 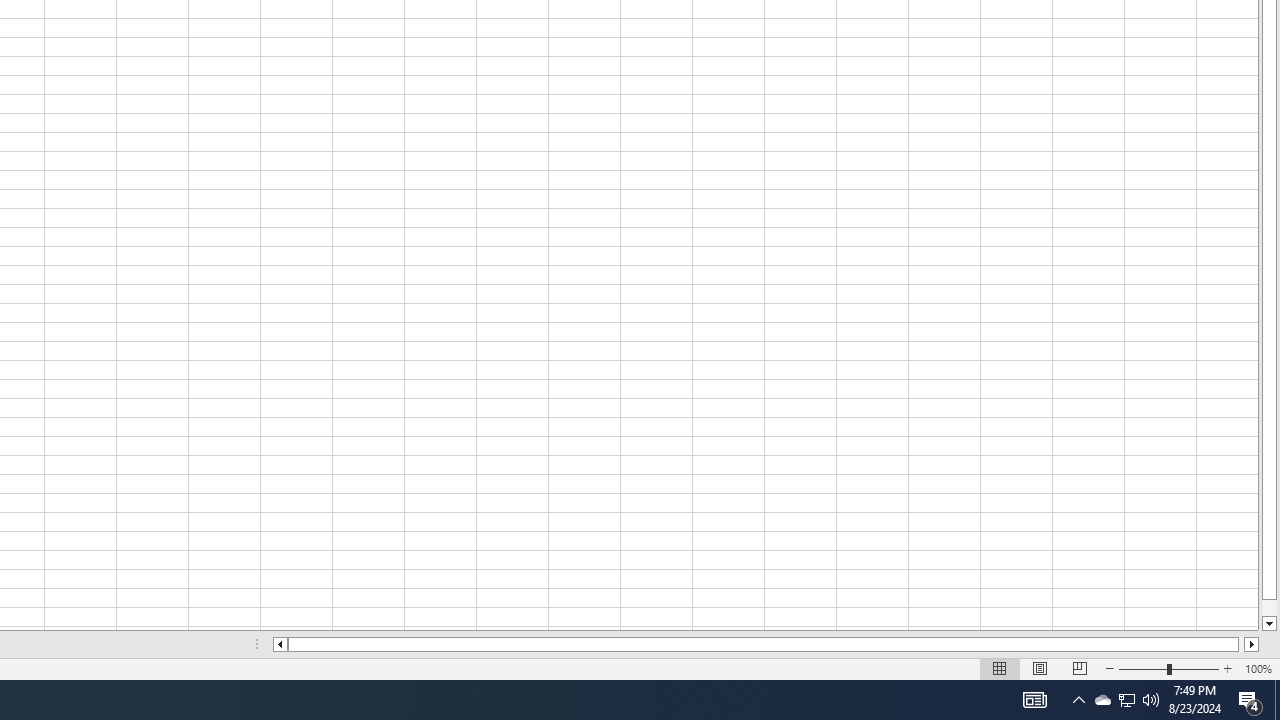 I want to click on 'Page Break Preview', so click(x=1078, y=669).